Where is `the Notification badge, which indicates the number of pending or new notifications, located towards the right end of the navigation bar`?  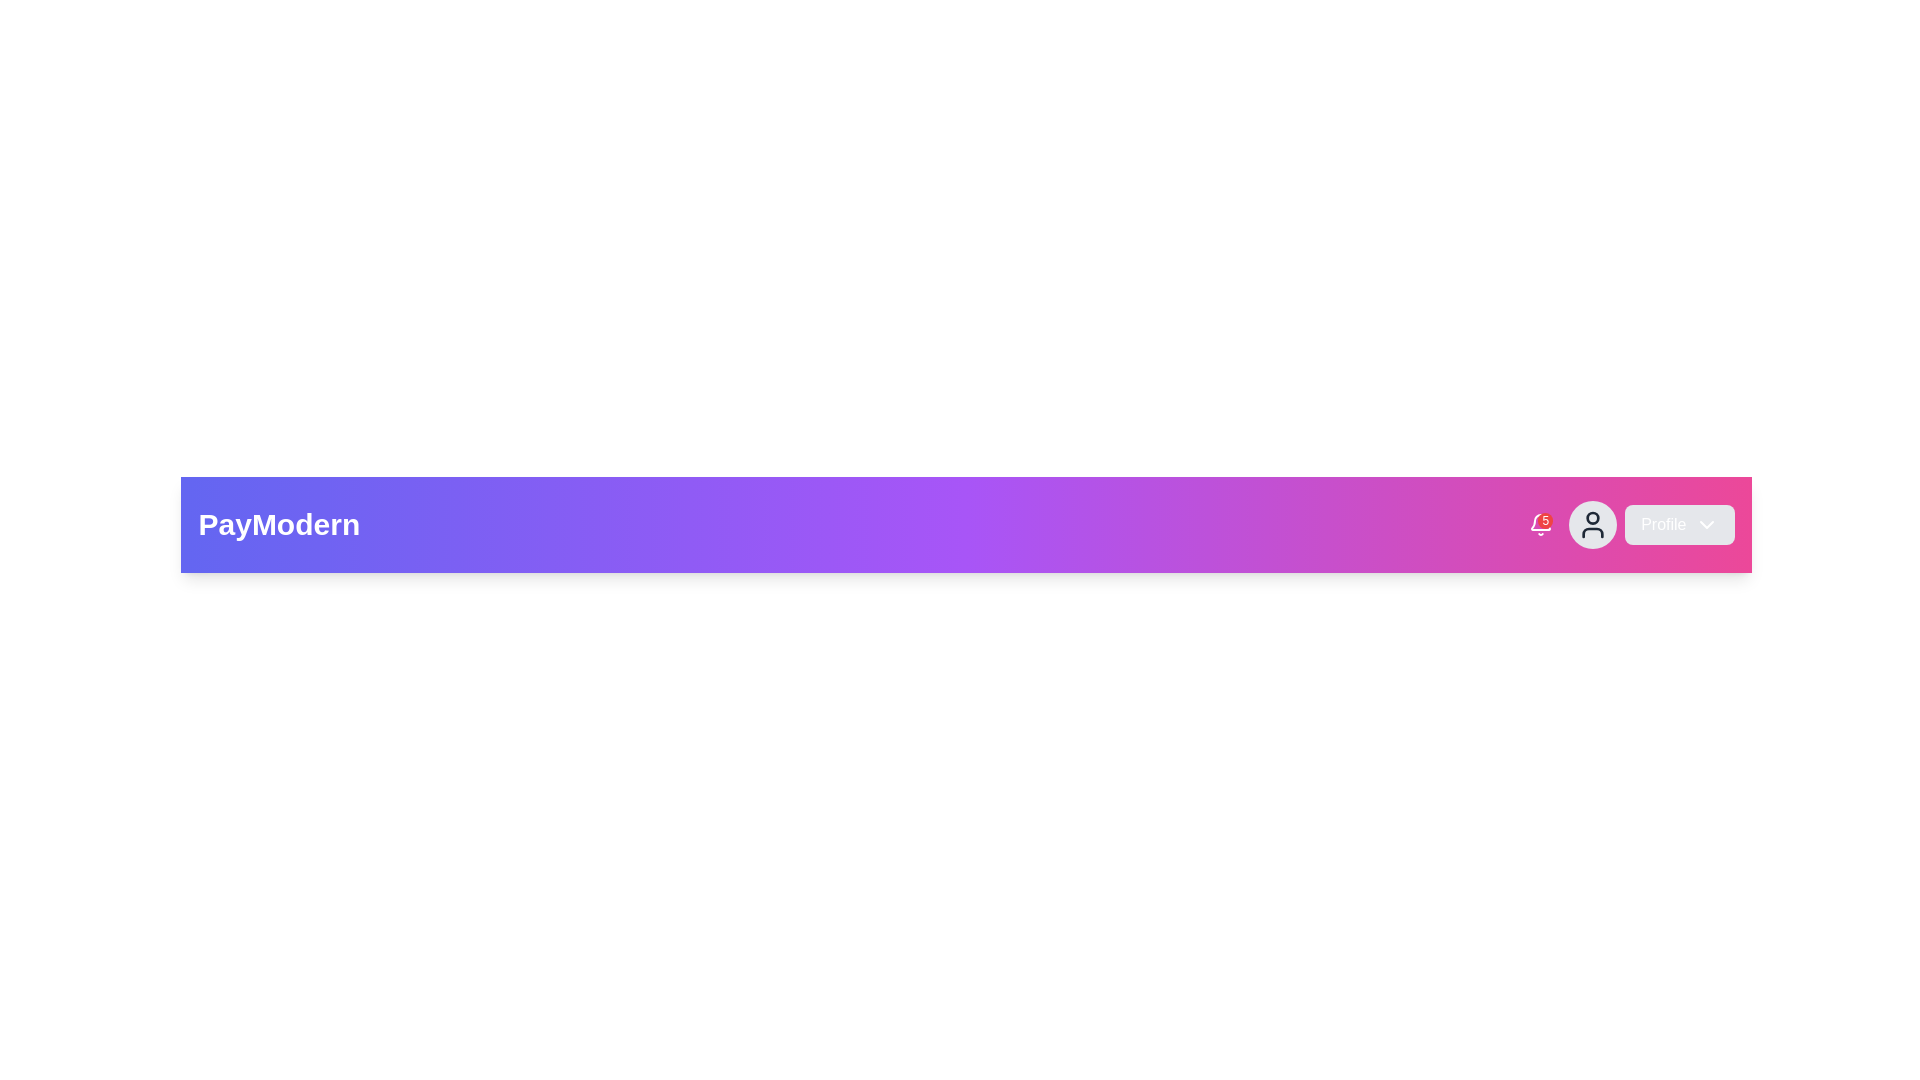
the Notification badge, which indicates the number of pending or new notifications, located towards the right end of the navigation bar is located at coordinates (1540, 523).